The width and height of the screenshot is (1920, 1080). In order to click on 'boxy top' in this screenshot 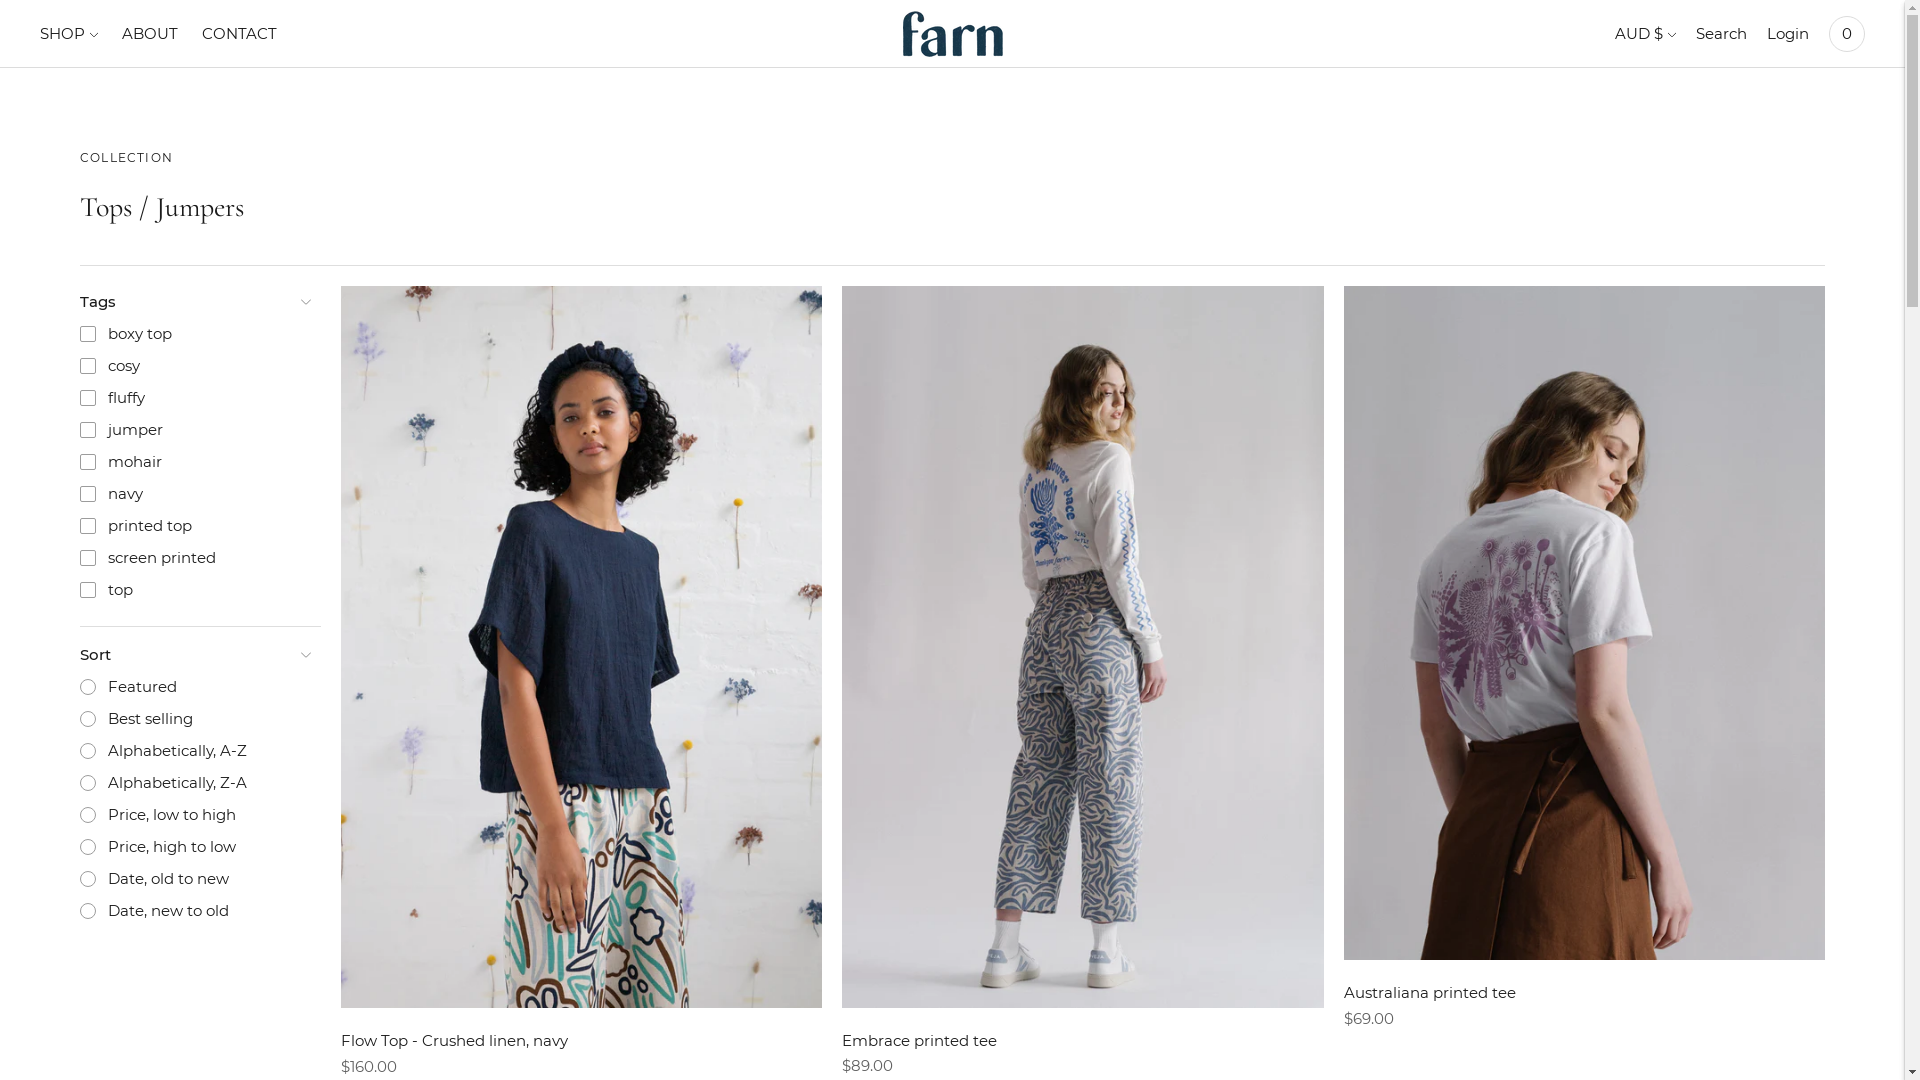, I will do `click(194, 333)`.